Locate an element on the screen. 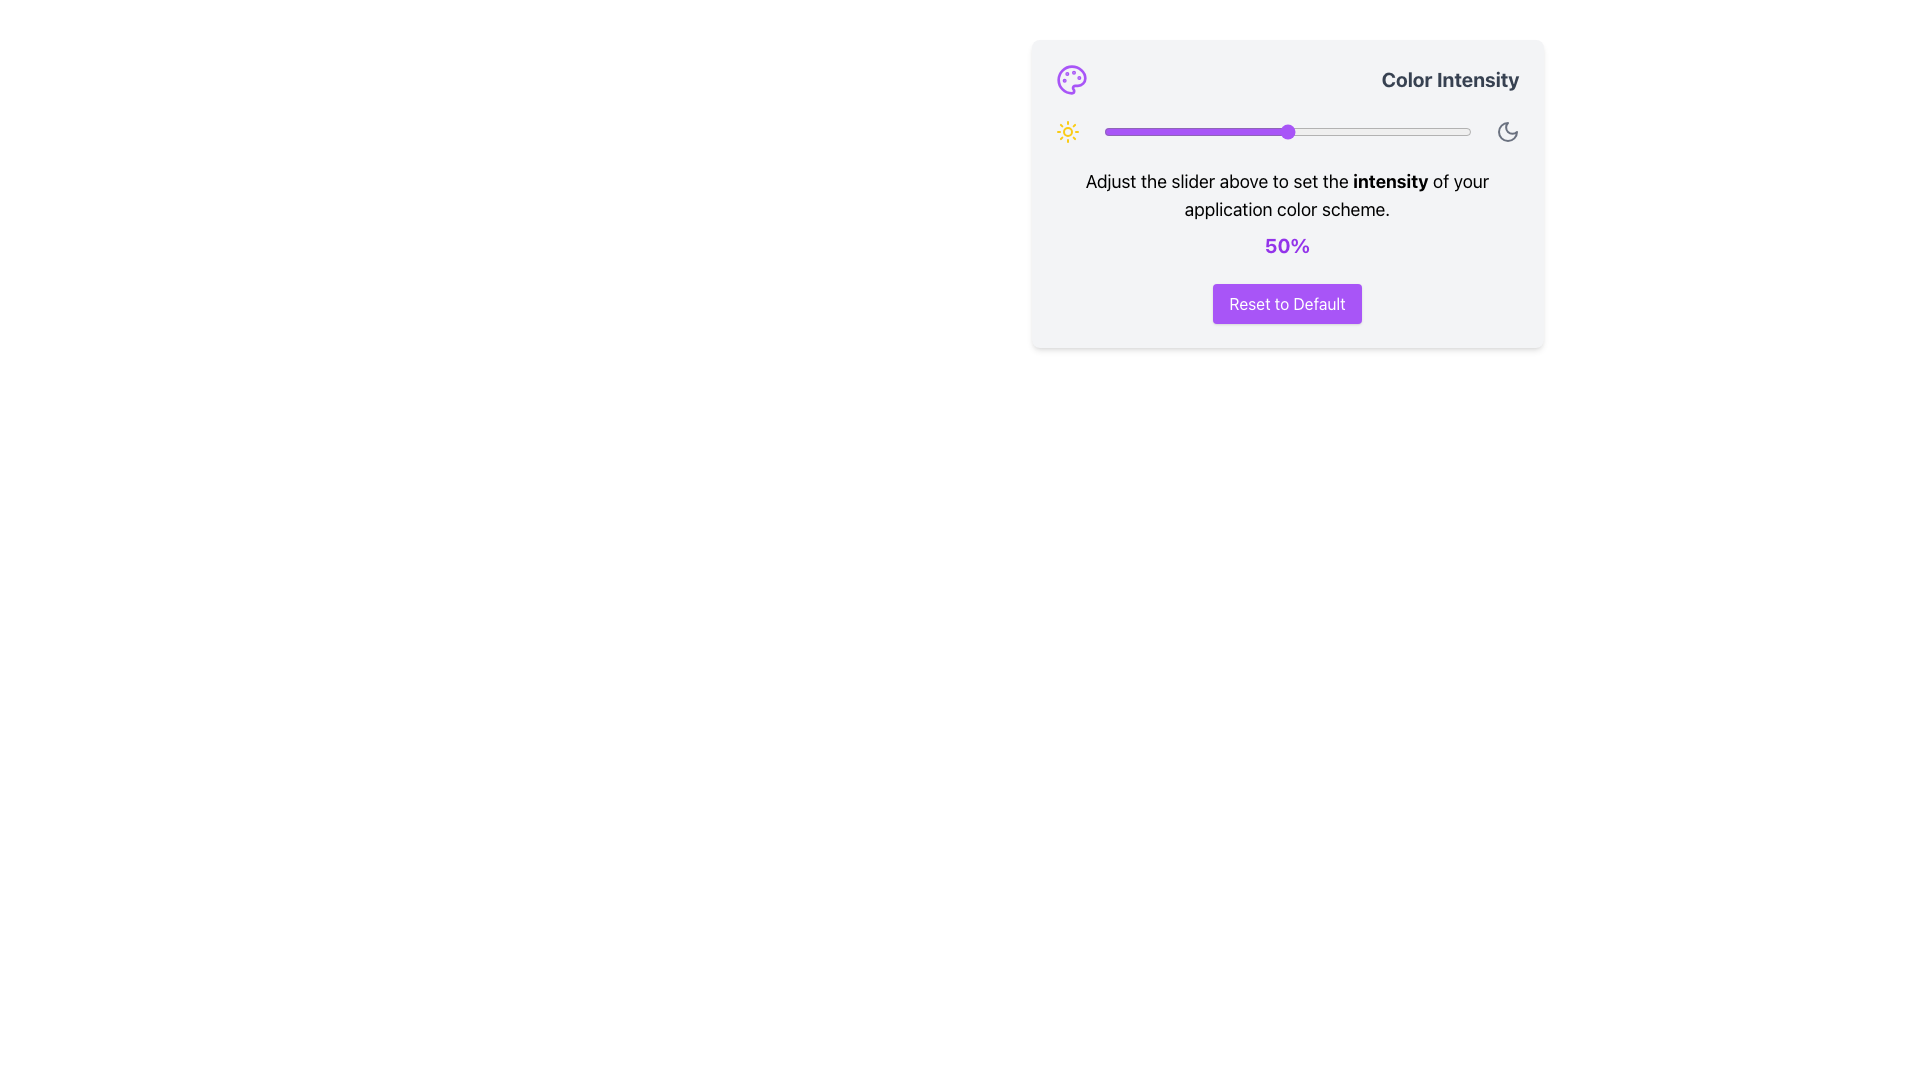 Image resolution: width=1920 pixels, height=1080 pixels. the color intensity is located at coordinates (1294, 131).